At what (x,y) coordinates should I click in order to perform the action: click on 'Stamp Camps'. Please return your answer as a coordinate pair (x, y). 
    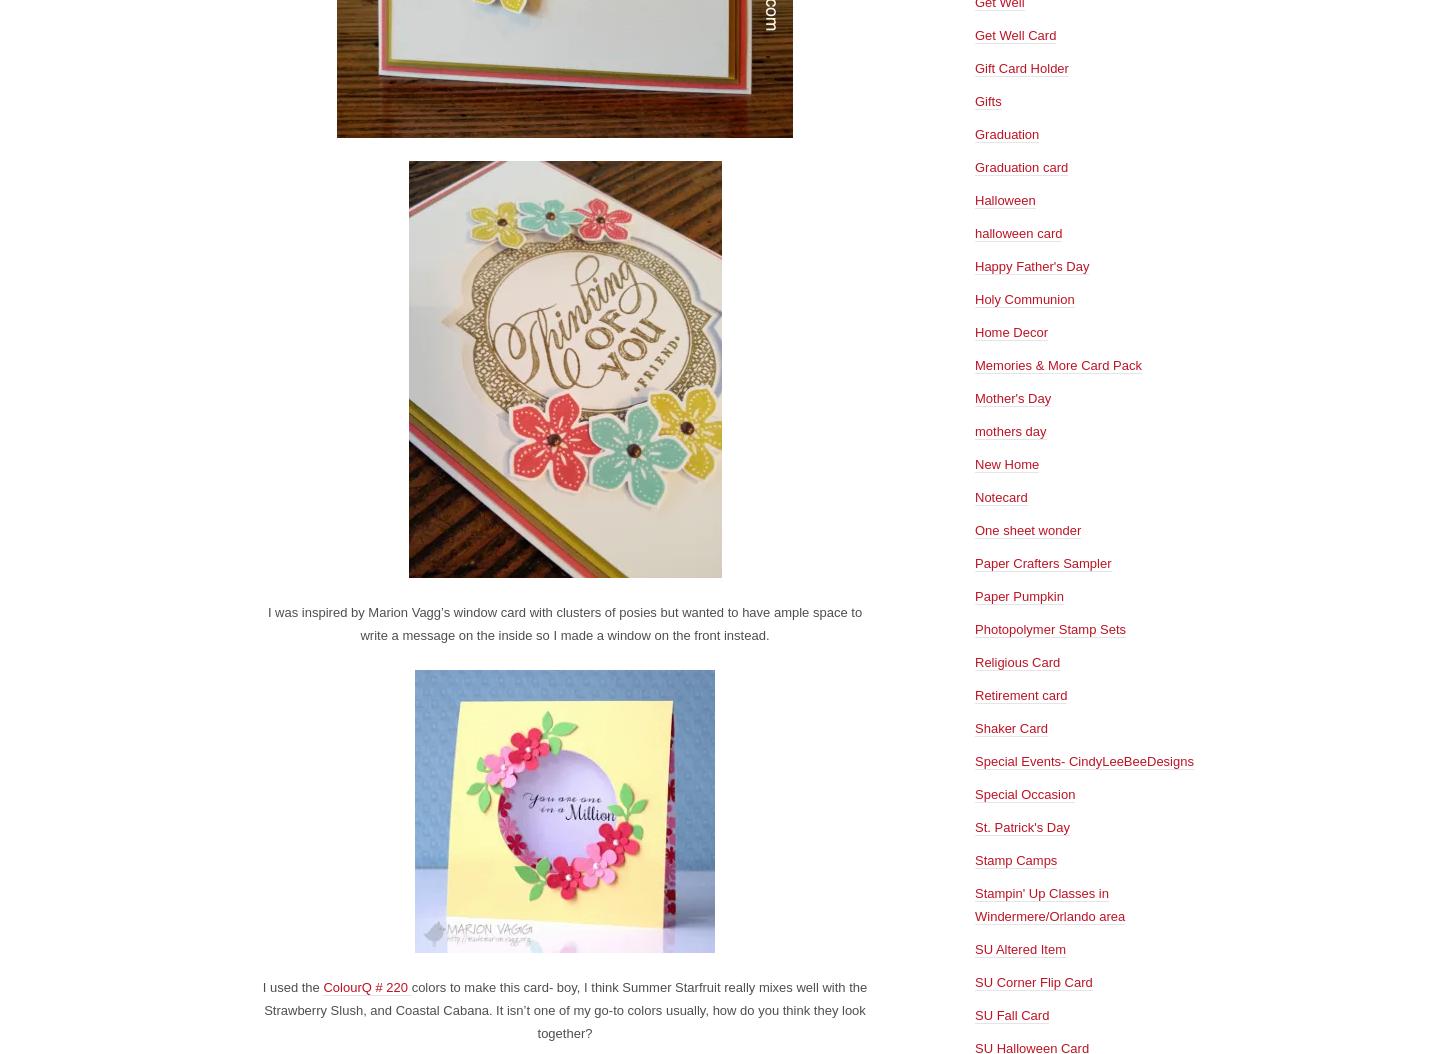
    Looking at the image, I should click on (1016, 859).